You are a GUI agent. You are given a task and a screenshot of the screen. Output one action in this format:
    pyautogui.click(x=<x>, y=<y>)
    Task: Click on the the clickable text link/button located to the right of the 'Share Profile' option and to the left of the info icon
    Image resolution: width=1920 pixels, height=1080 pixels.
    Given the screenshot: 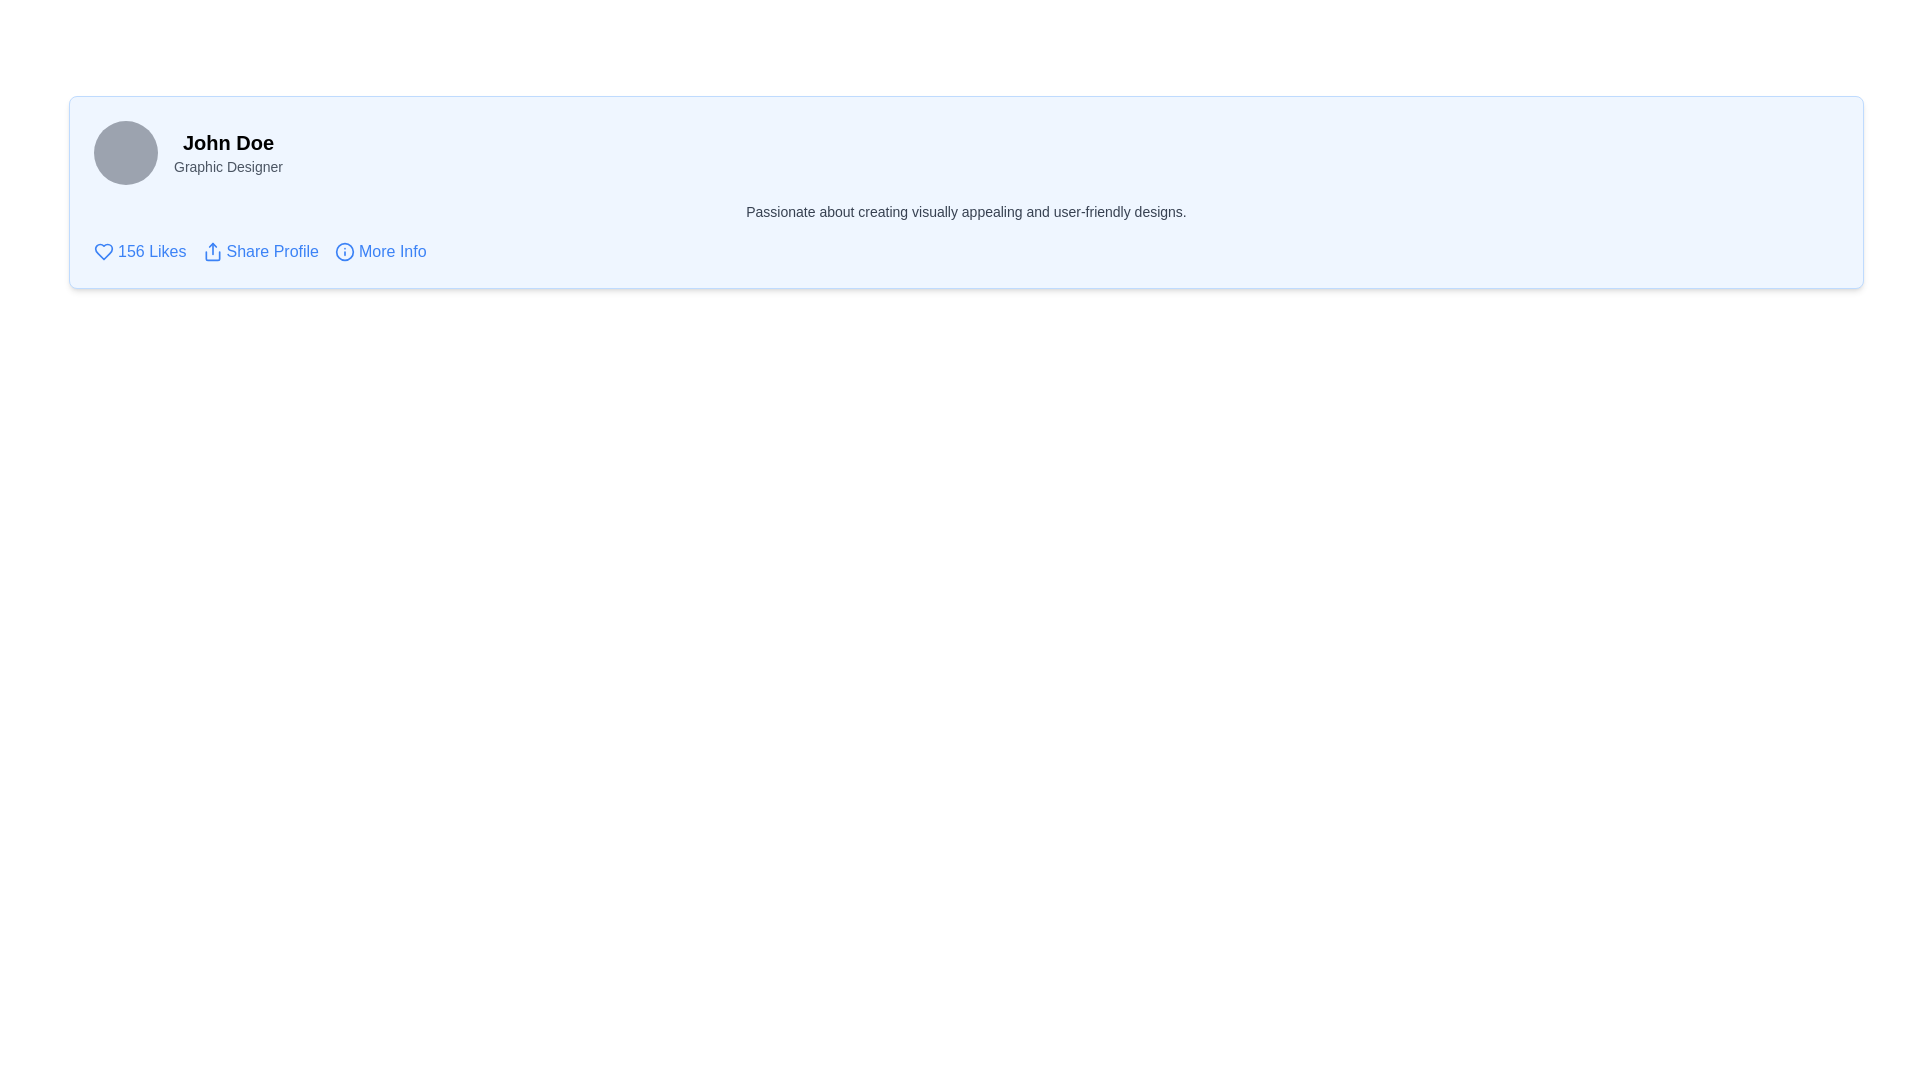 What is the action you would take?
    pyautogui.click(x=392, y=250)
    